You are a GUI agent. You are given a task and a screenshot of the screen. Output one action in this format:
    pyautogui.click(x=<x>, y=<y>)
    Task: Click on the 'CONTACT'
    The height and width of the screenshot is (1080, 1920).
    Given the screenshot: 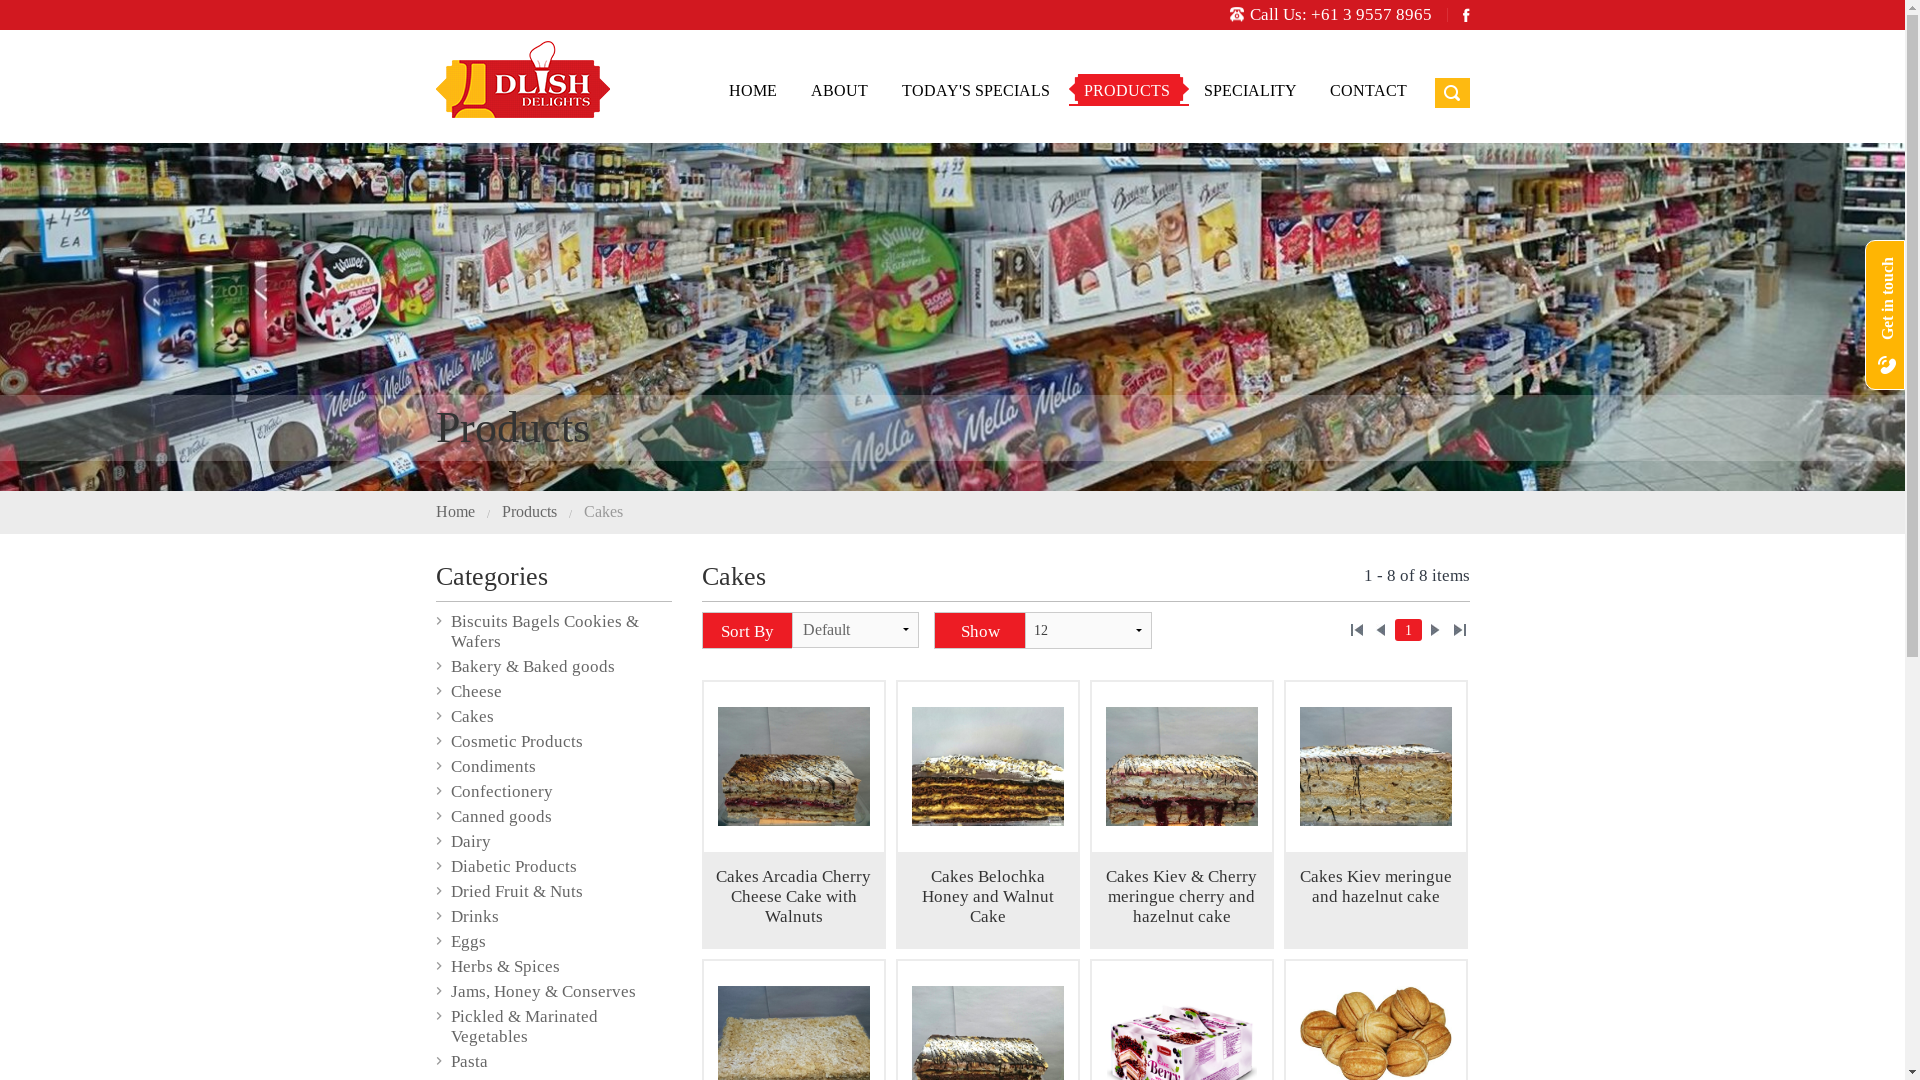 What is the action you would take?
    pyautogui.click(x=1367, y=90)
    